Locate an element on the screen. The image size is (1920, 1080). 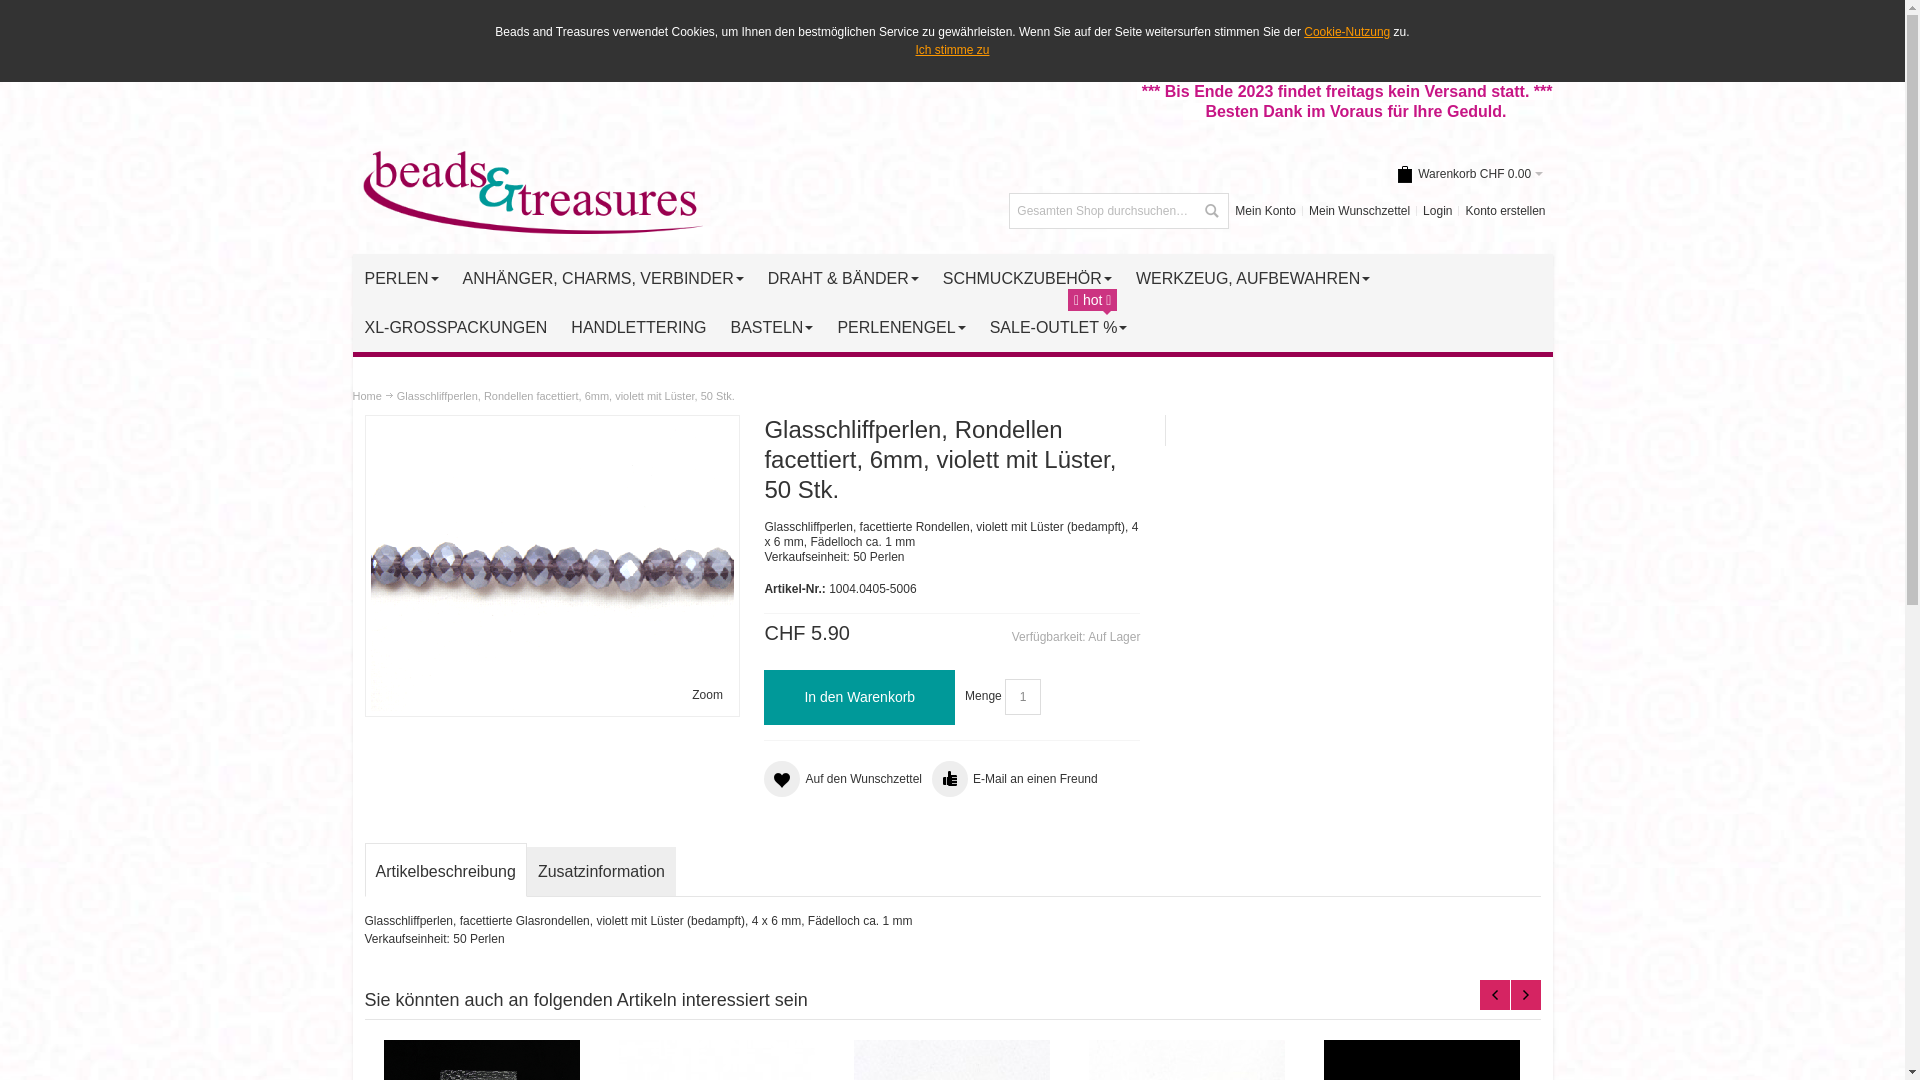
'In den Warenkorb' is located at coordinates (762, 696).